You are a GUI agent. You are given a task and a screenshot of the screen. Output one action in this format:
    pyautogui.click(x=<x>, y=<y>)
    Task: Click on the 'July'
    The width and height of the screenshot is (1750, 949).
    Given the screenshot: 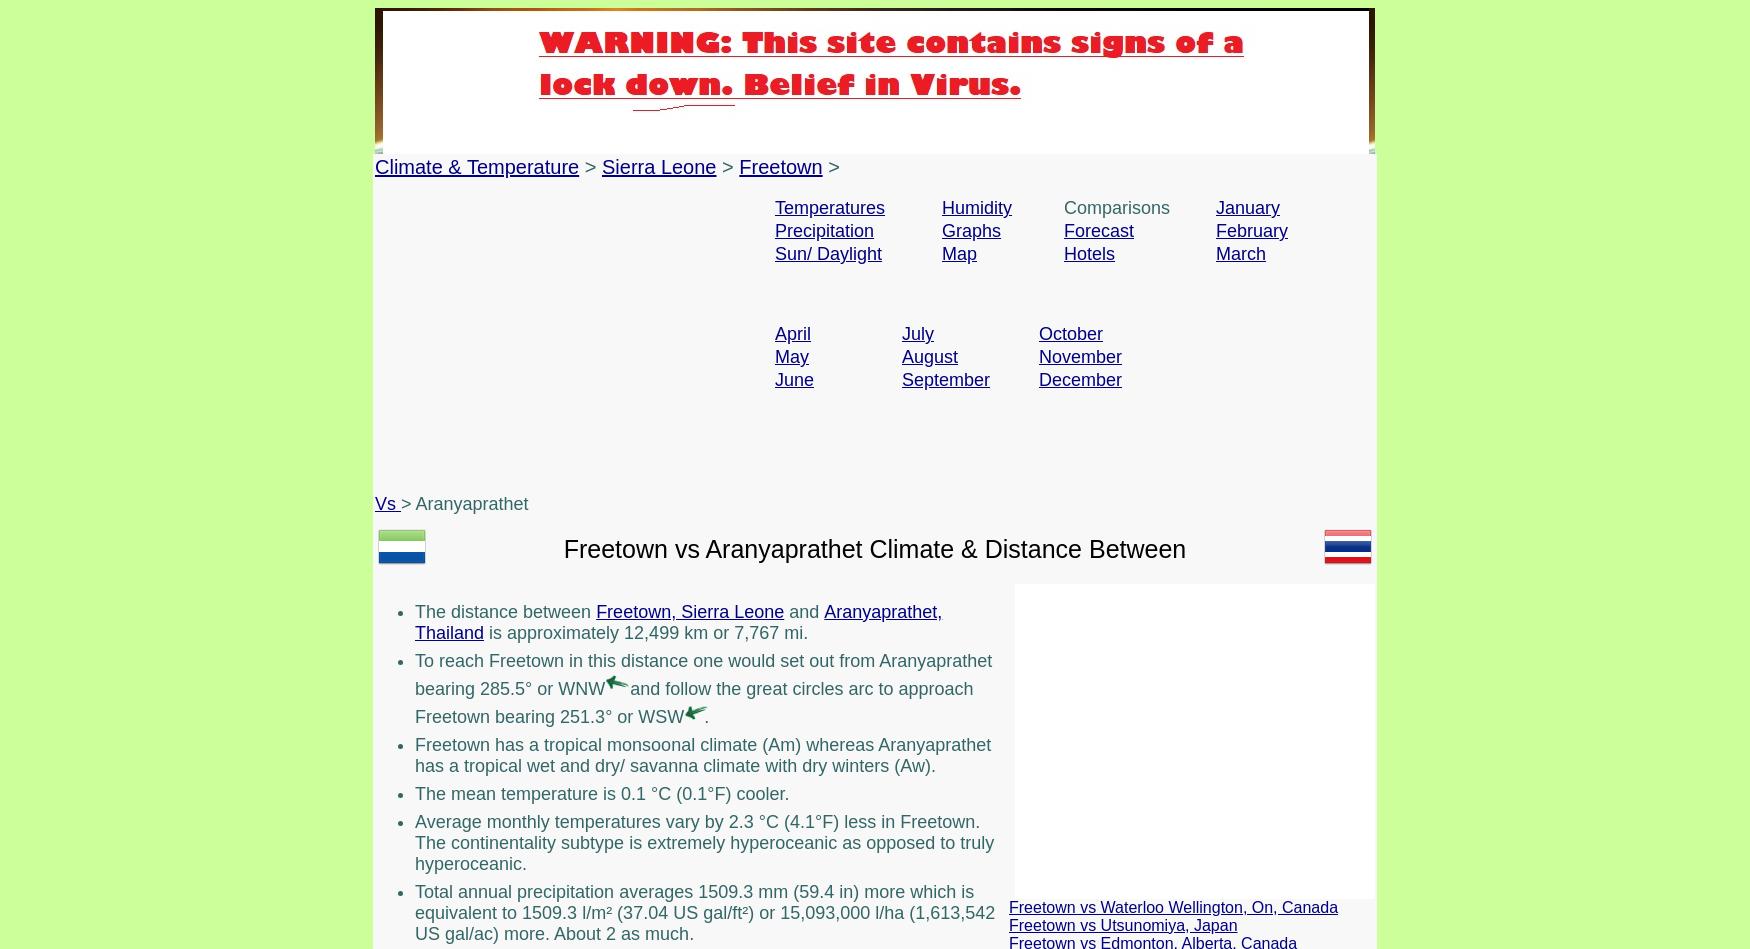 What is the action you would take?
    pyautogui.click(x=917, y=333)
    